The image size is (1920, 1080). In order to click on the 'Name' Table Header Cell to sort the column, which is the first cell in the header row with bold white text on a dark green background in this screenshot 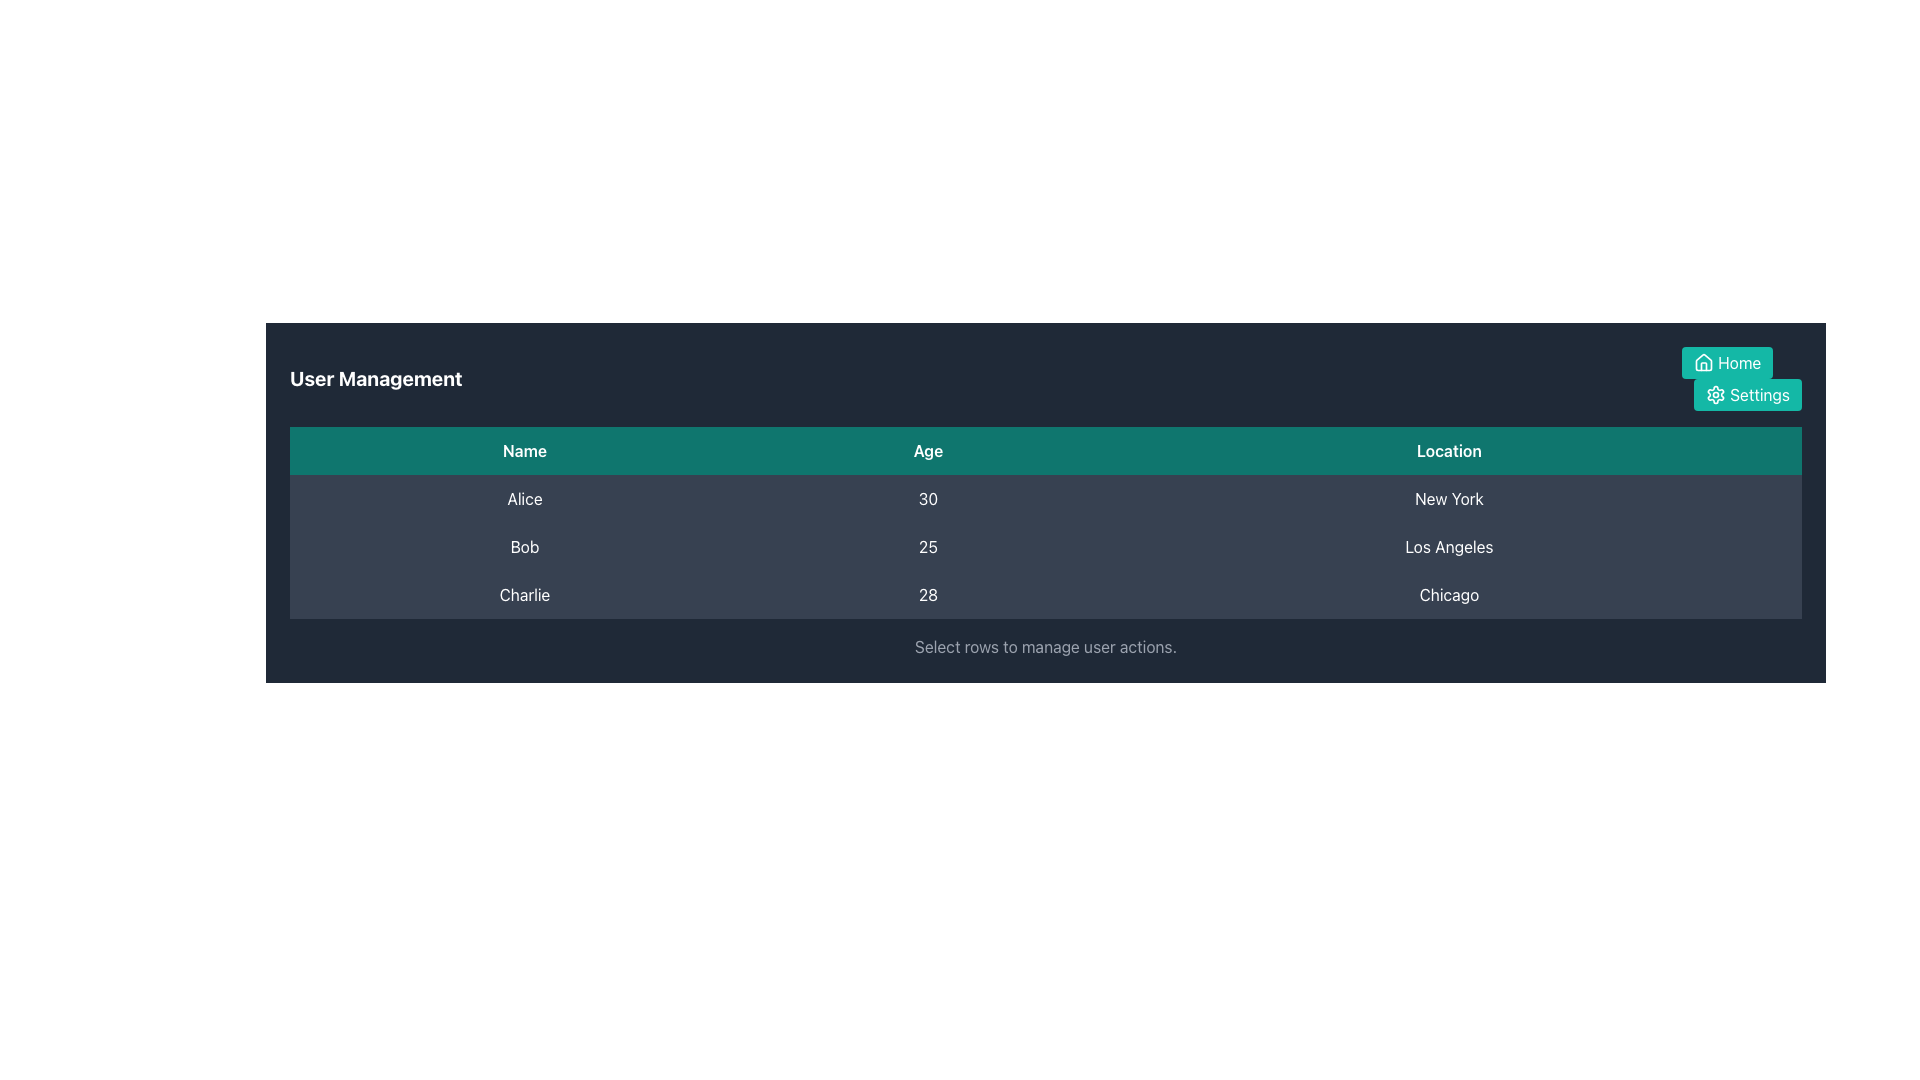, I will do `click(524, 451)`.